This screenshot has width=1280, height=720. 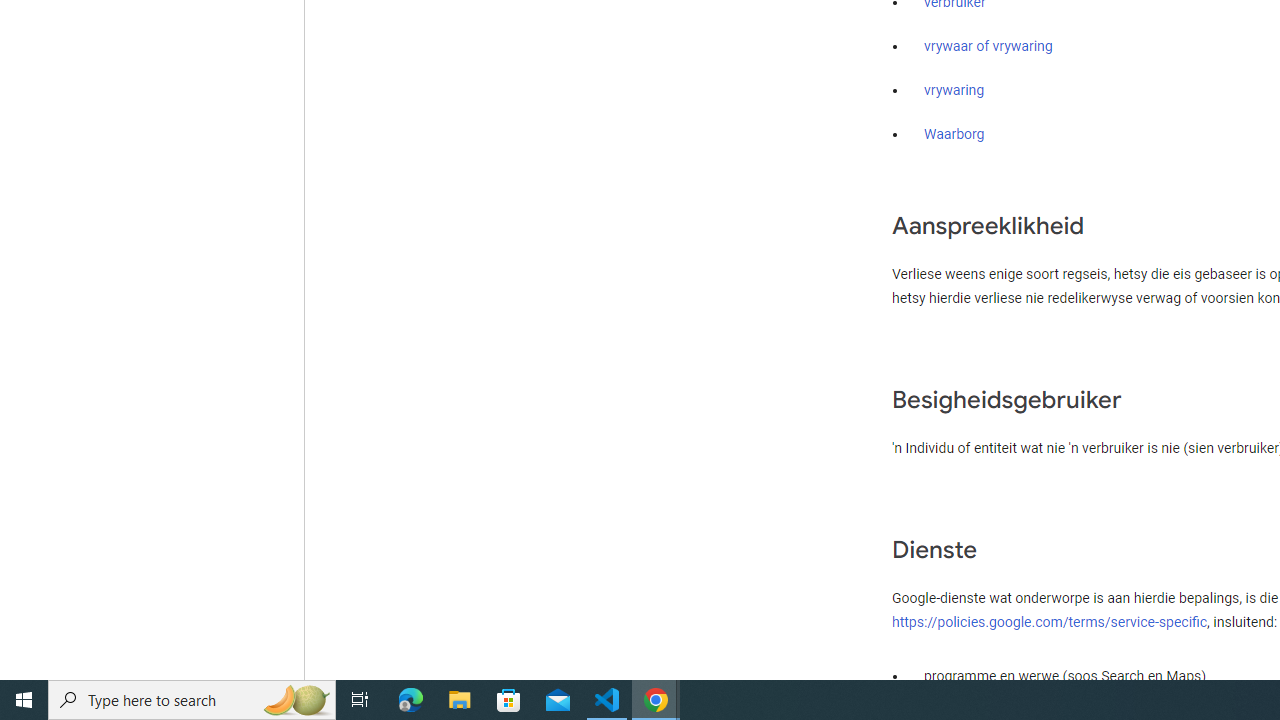 I want to click on 'vrywaar of vrywaring', so click(x=988, y=46).